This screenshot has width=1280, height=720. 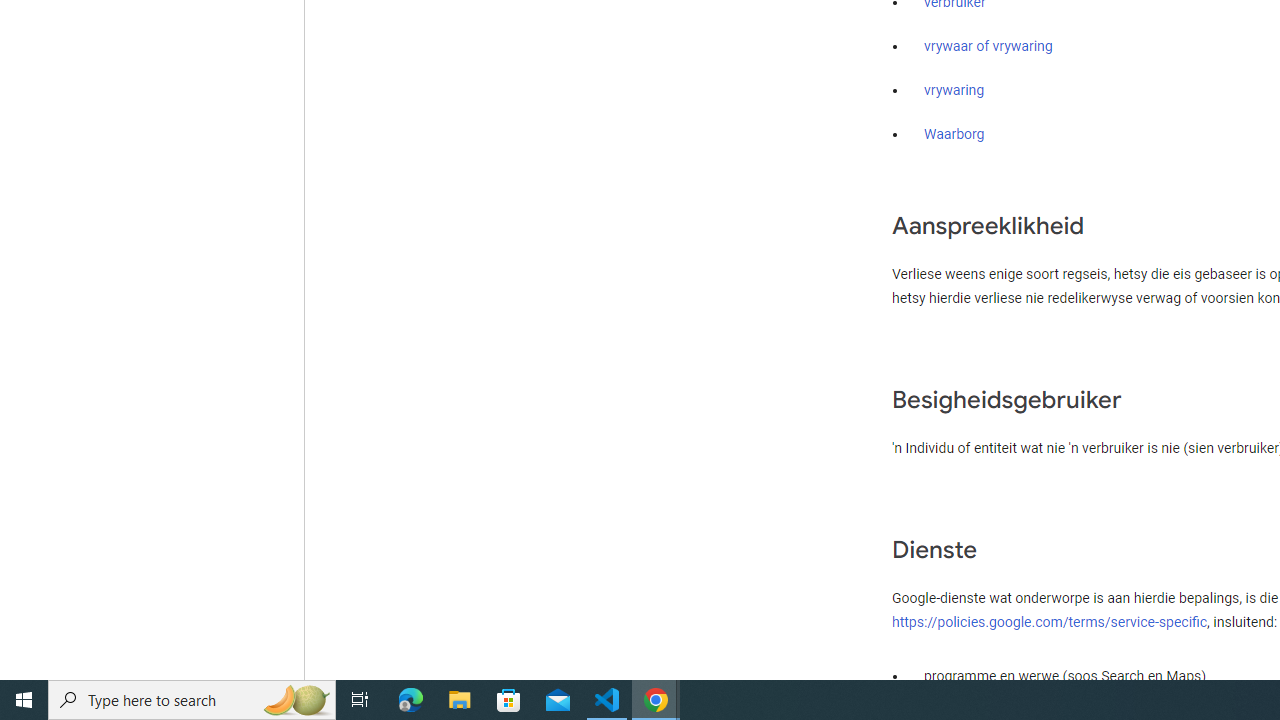 I want to click on 'vrywaar of vrywaring', so click(x=988, y=46).